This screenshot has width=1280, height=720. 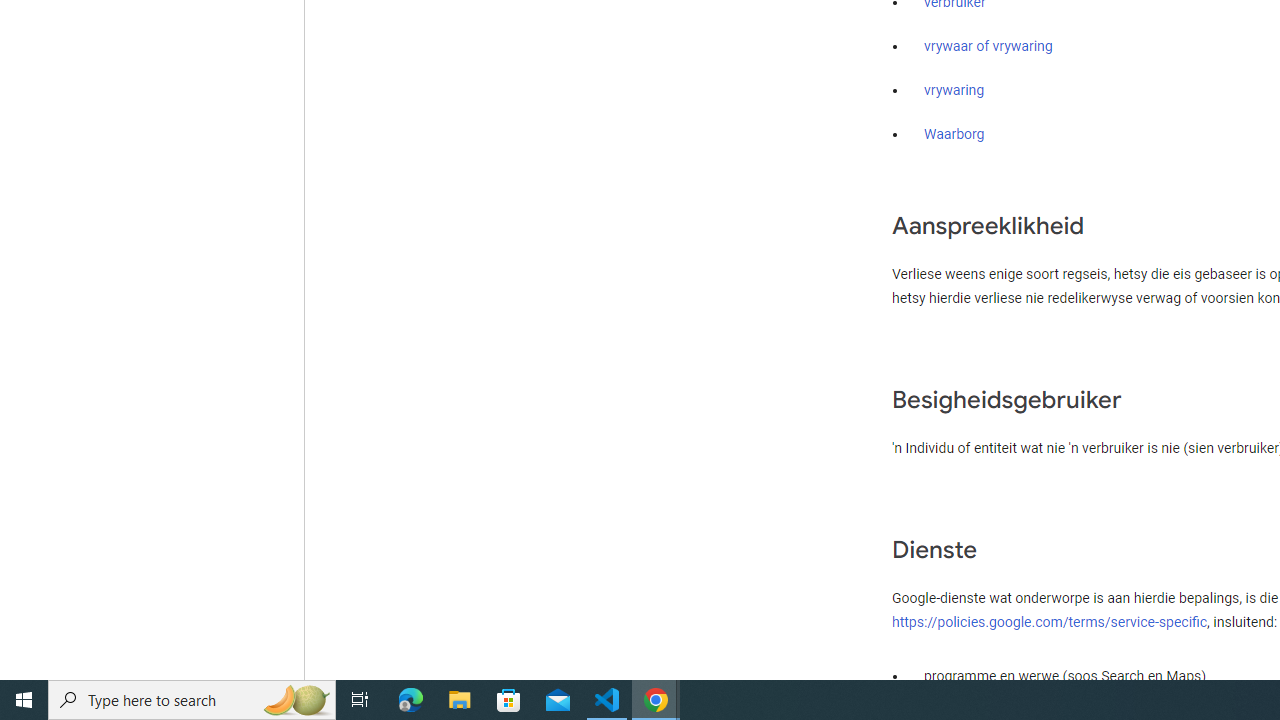 I want to click on 'vrywaar of vrywaring', so click(x=988, y=46).